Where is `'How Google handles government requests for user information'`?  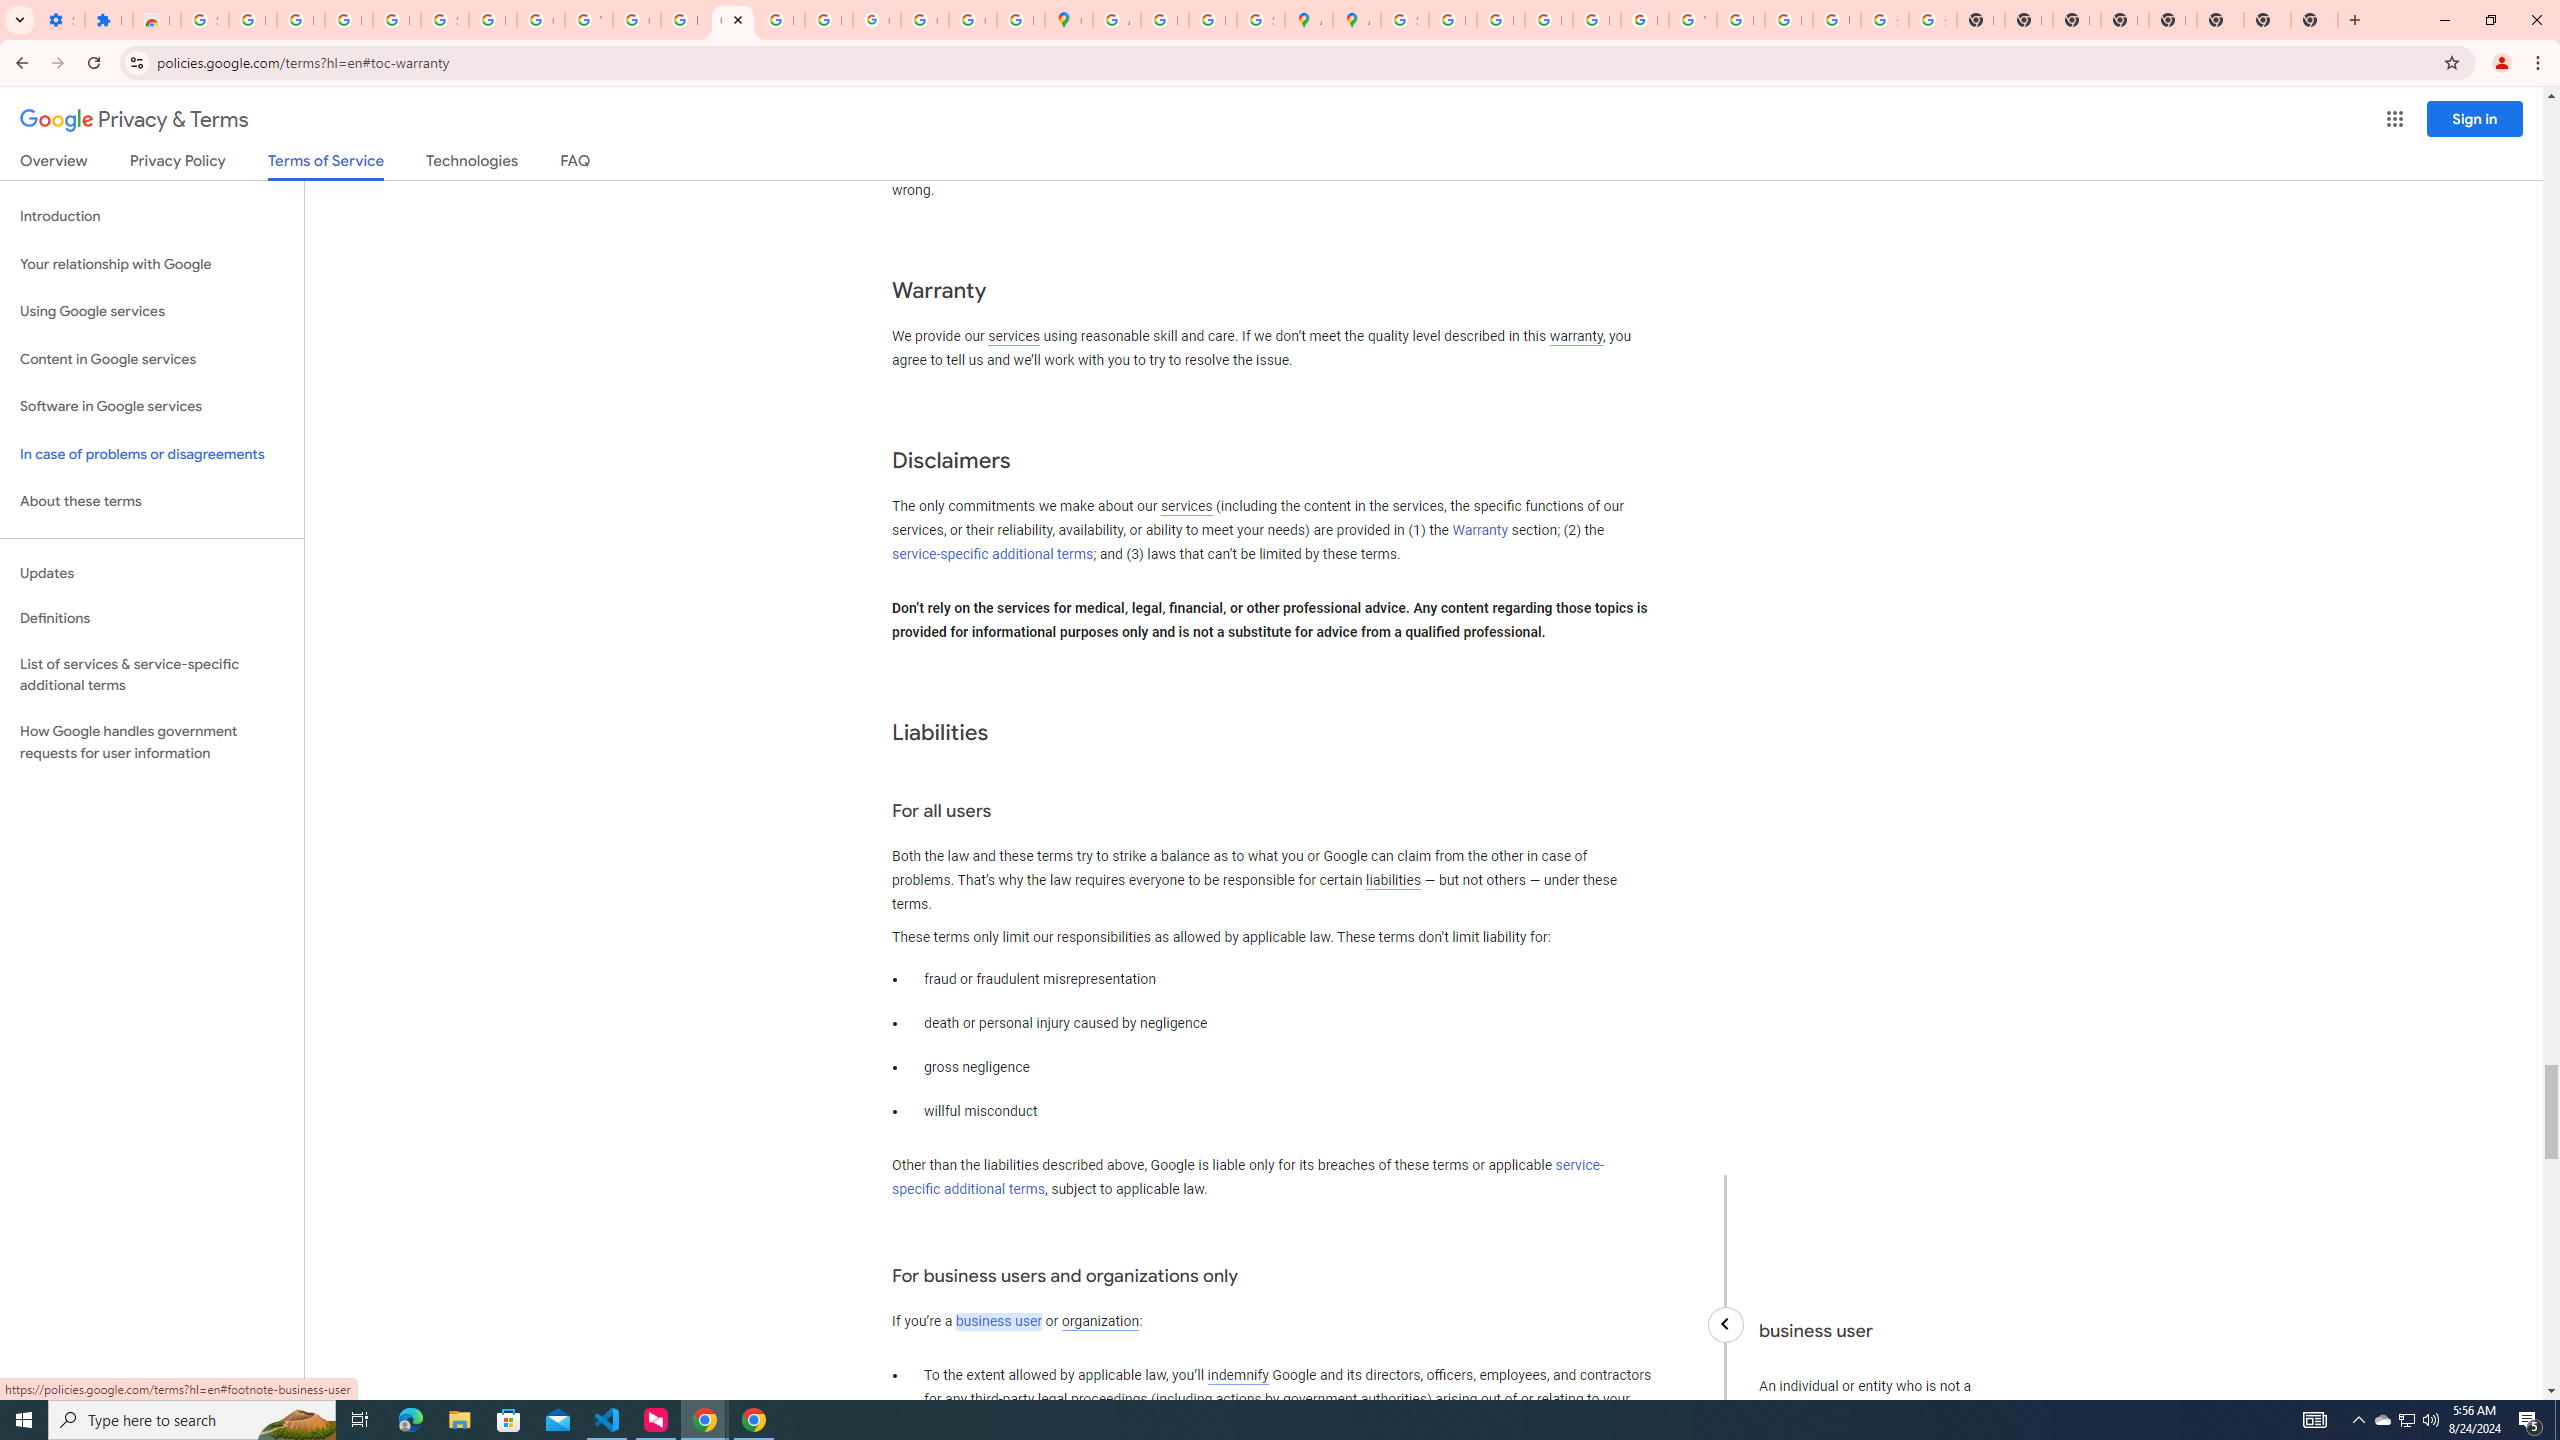
'How Google handles government requests for user information' is located at coordinates (151, 742).